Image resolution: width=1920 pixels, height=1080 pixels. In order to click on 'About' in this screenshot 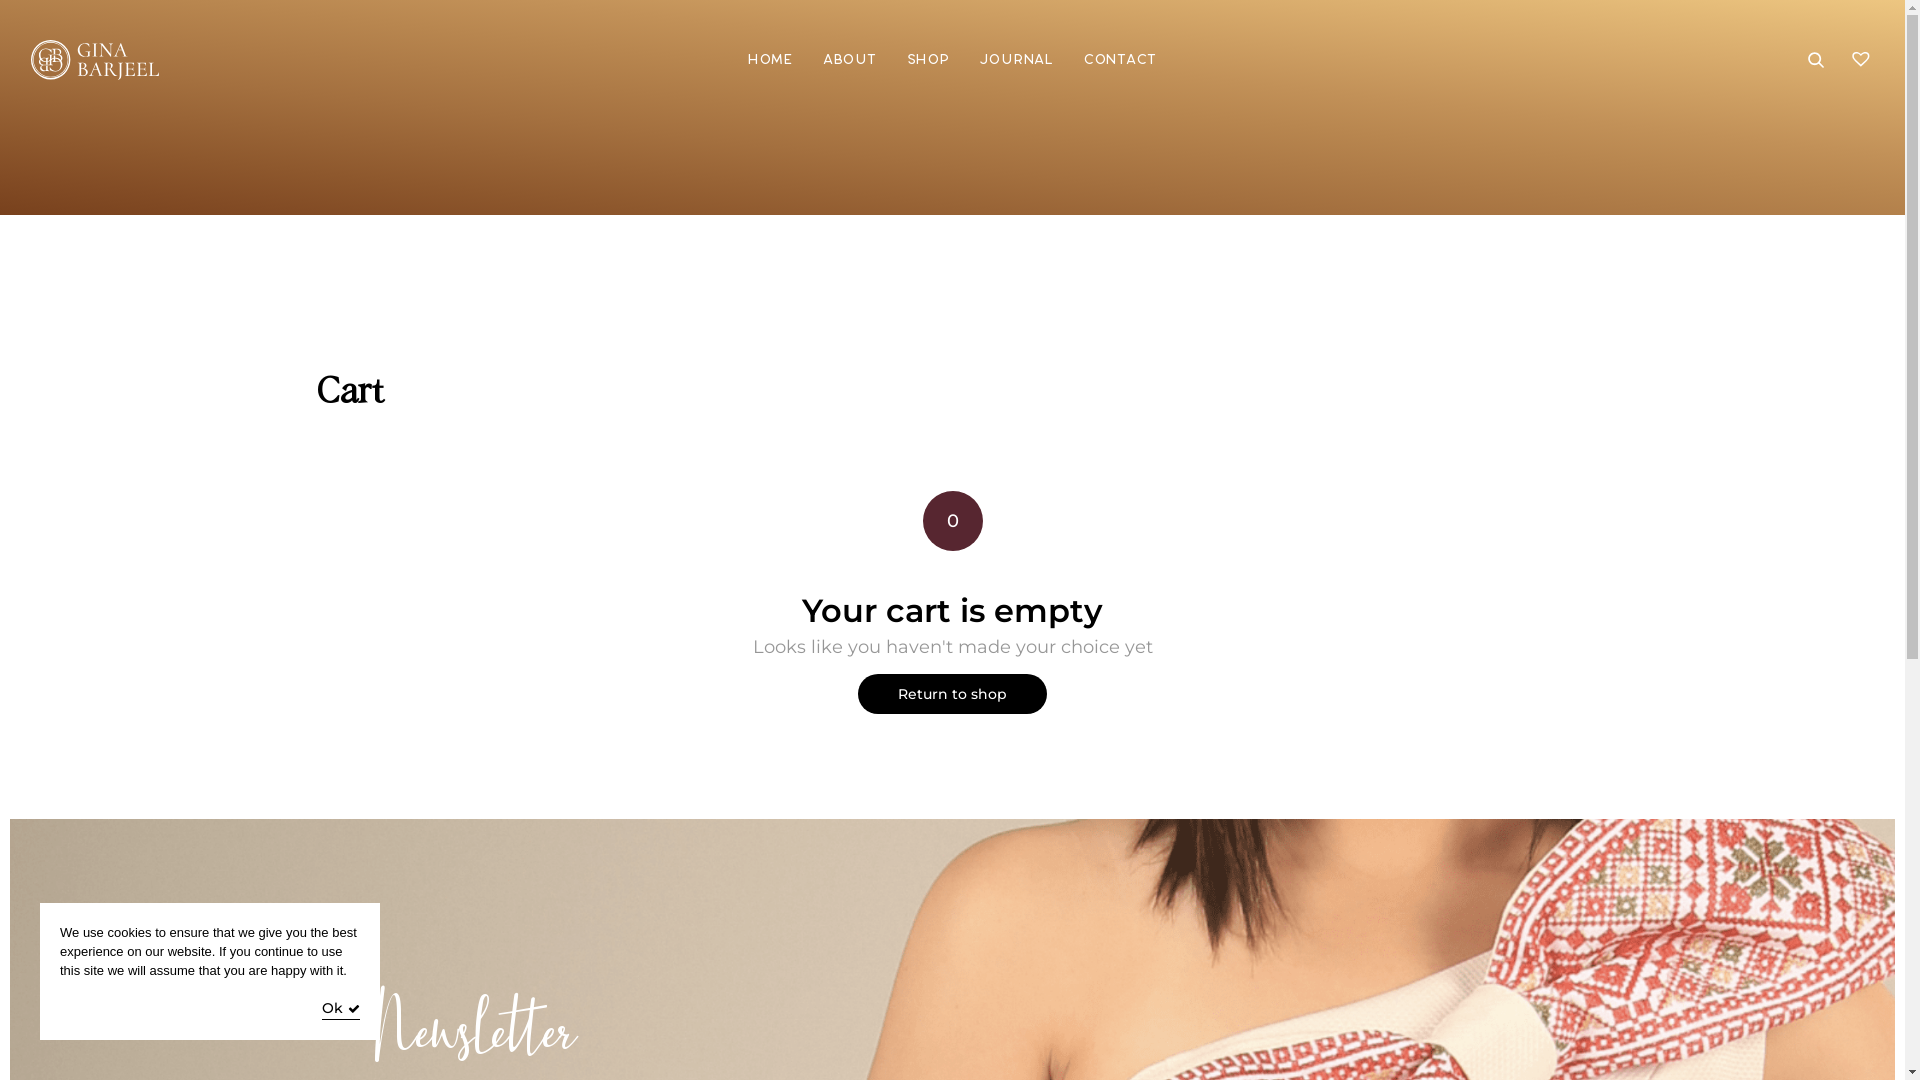, I will do `click(849, 59)`.